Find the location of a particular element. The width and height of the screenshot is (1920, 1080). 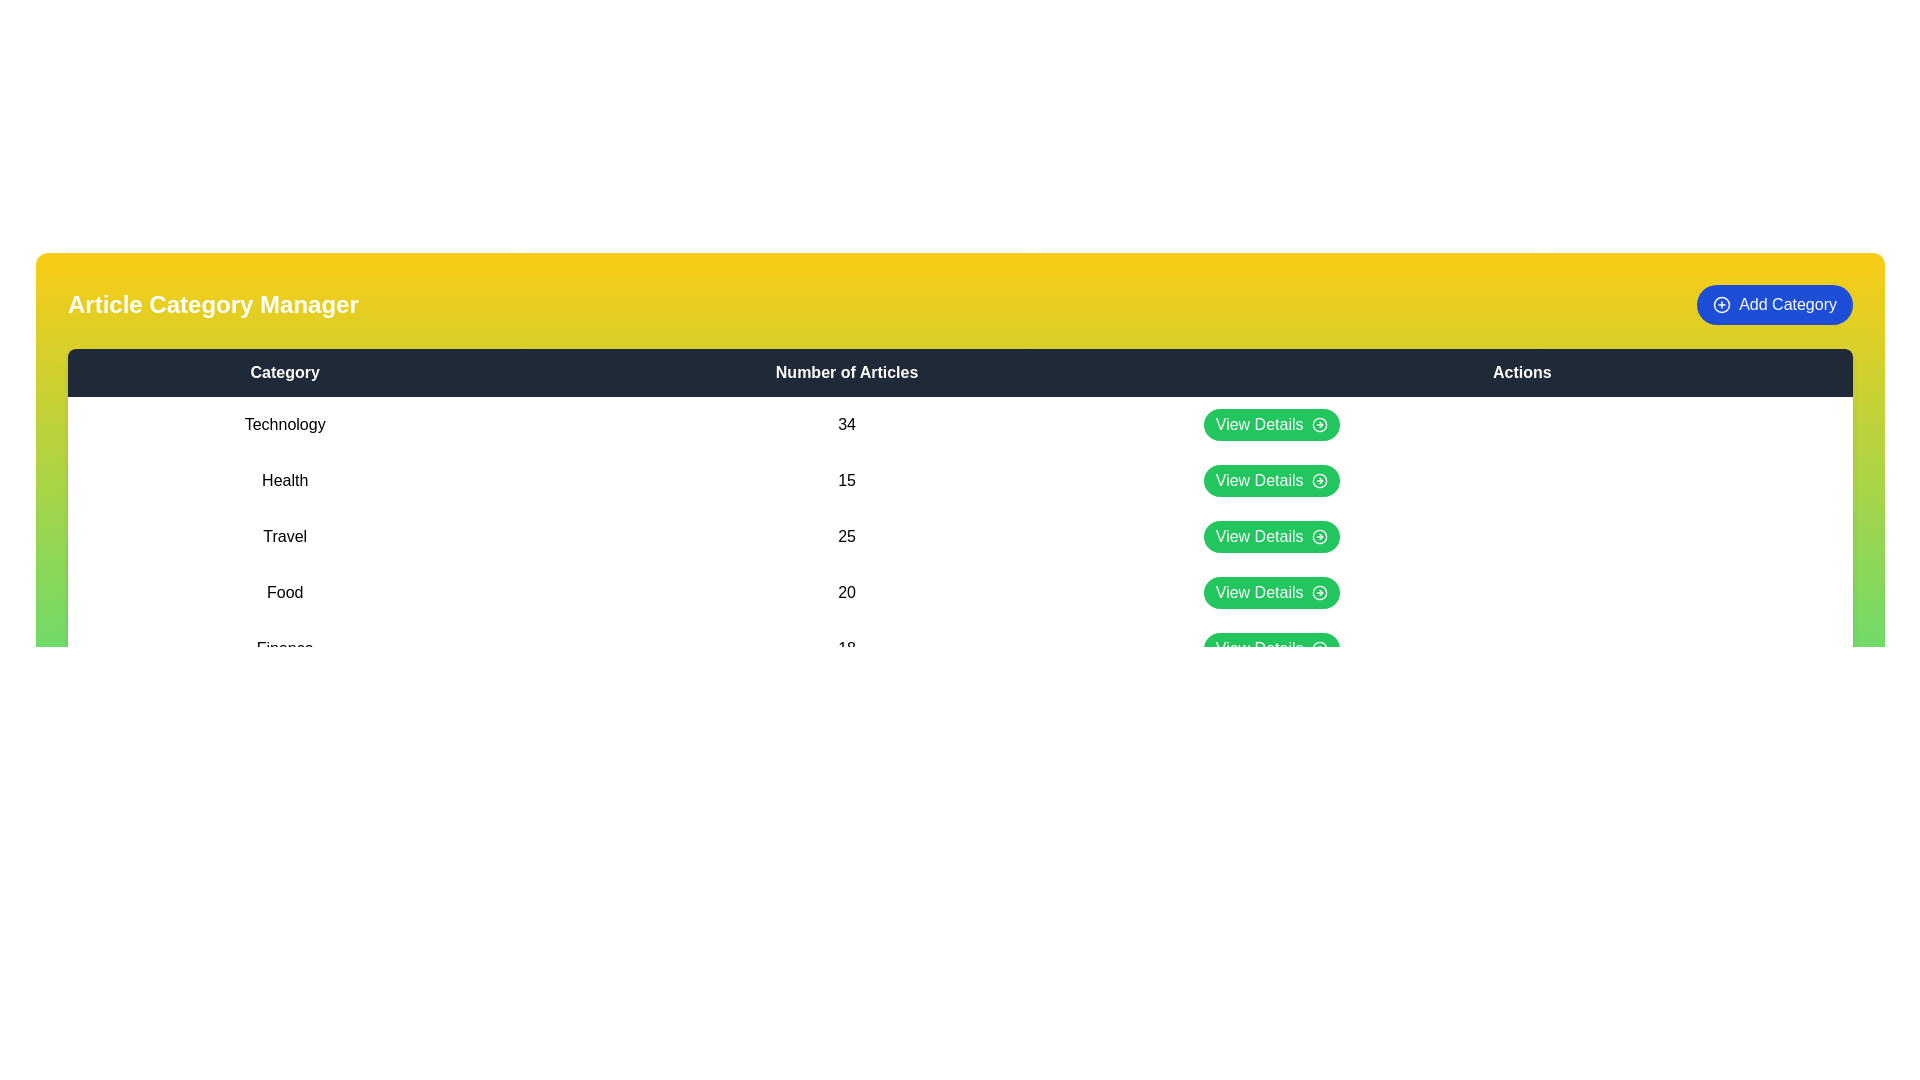

the row corresponding to the category Finance is located at coordinates (960, 648).